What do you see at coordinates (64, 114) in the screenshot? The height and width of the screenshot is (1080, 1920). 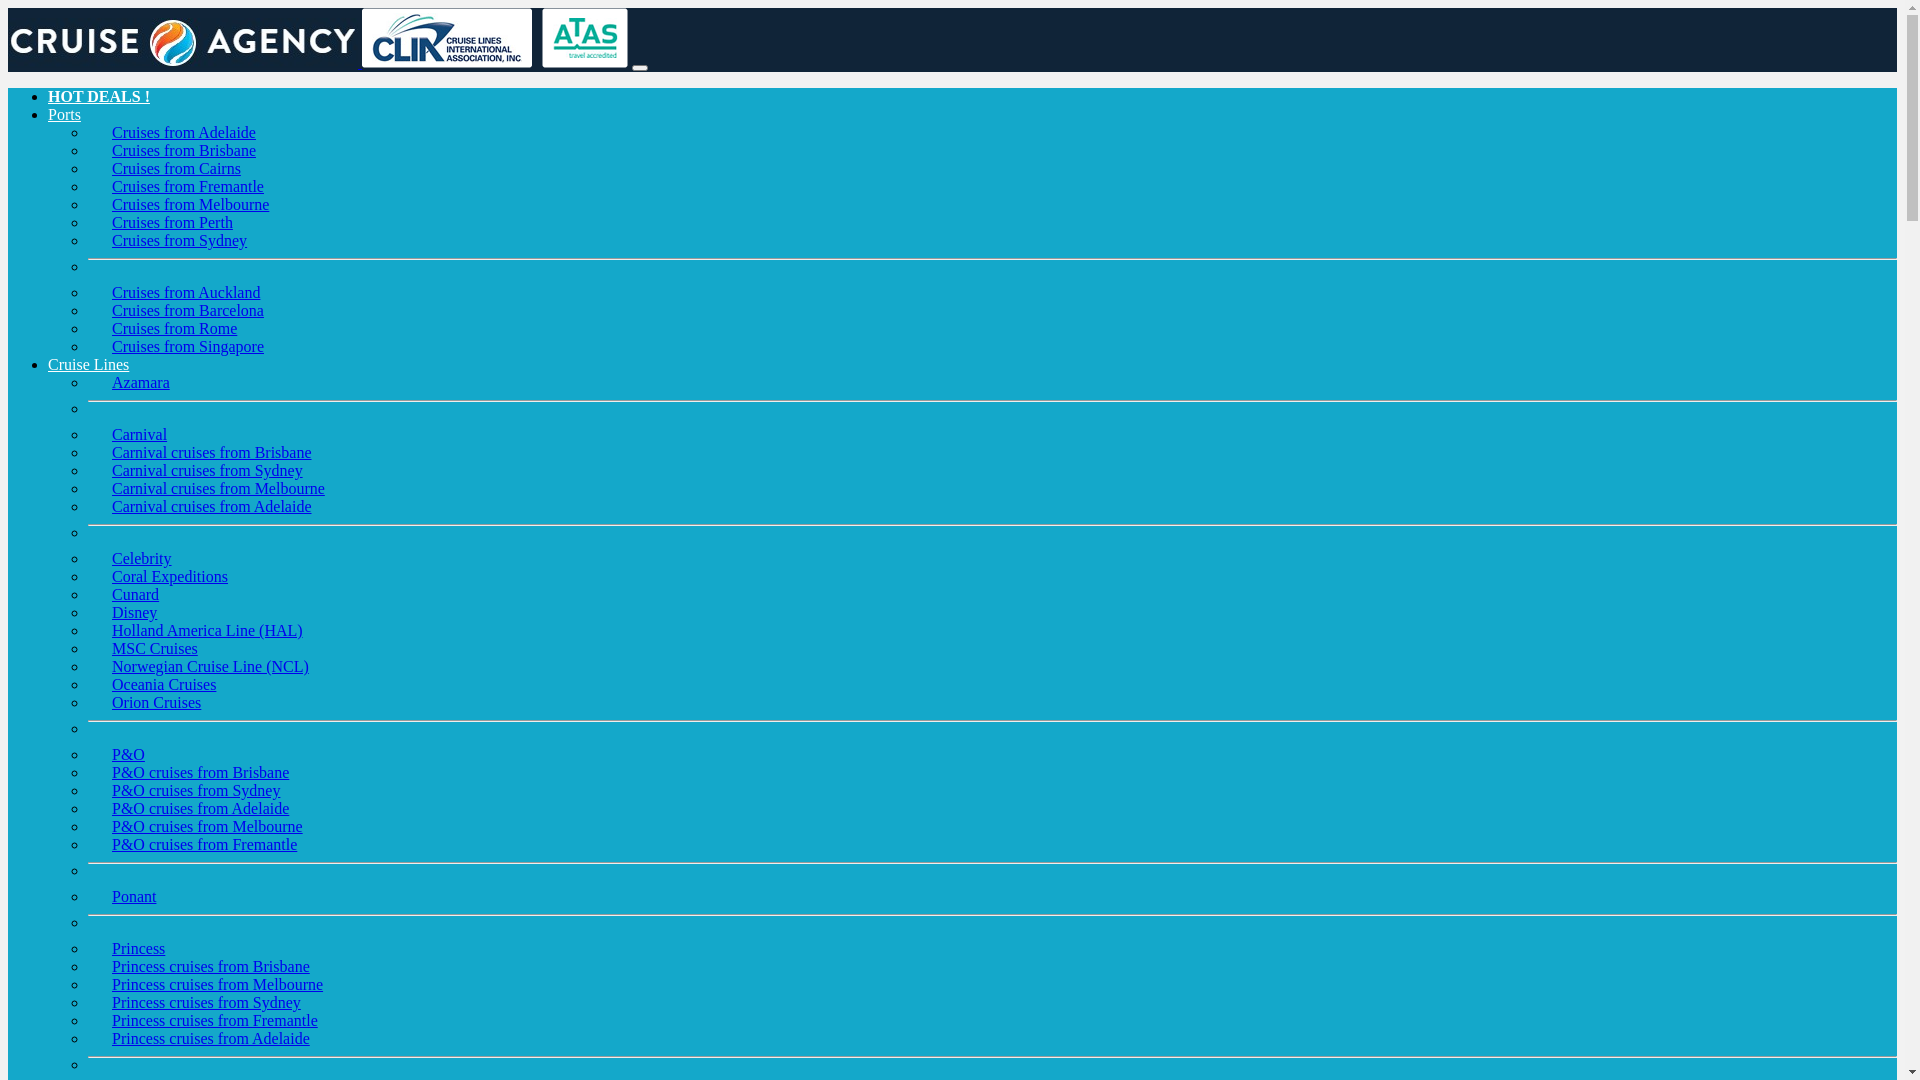 I see `'Ports'` at bounding box center [64, 114].